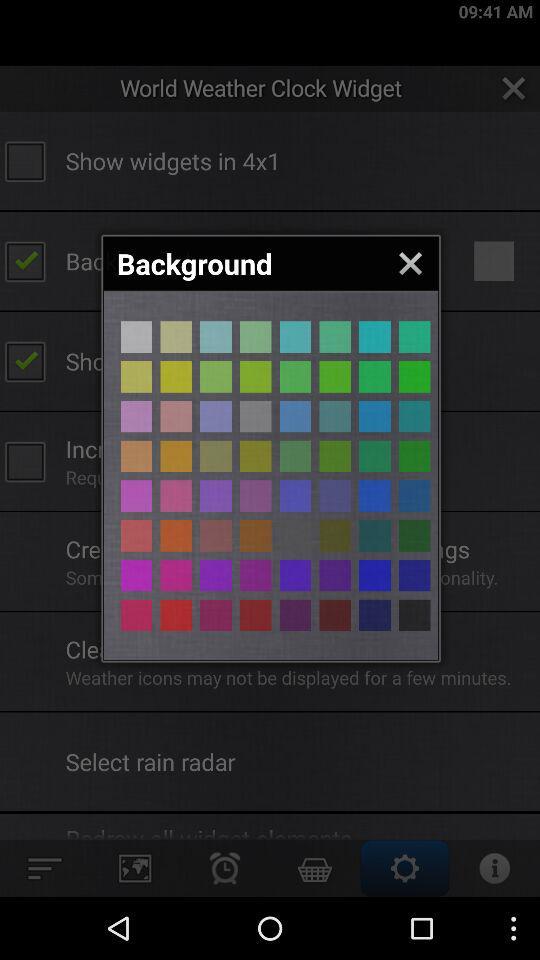 This screenshot has height=960, width=540. What do you see at coordinates (176, 375) in the screenshot?
I see `selects the highlighted color` at bounding box center [176, 375].